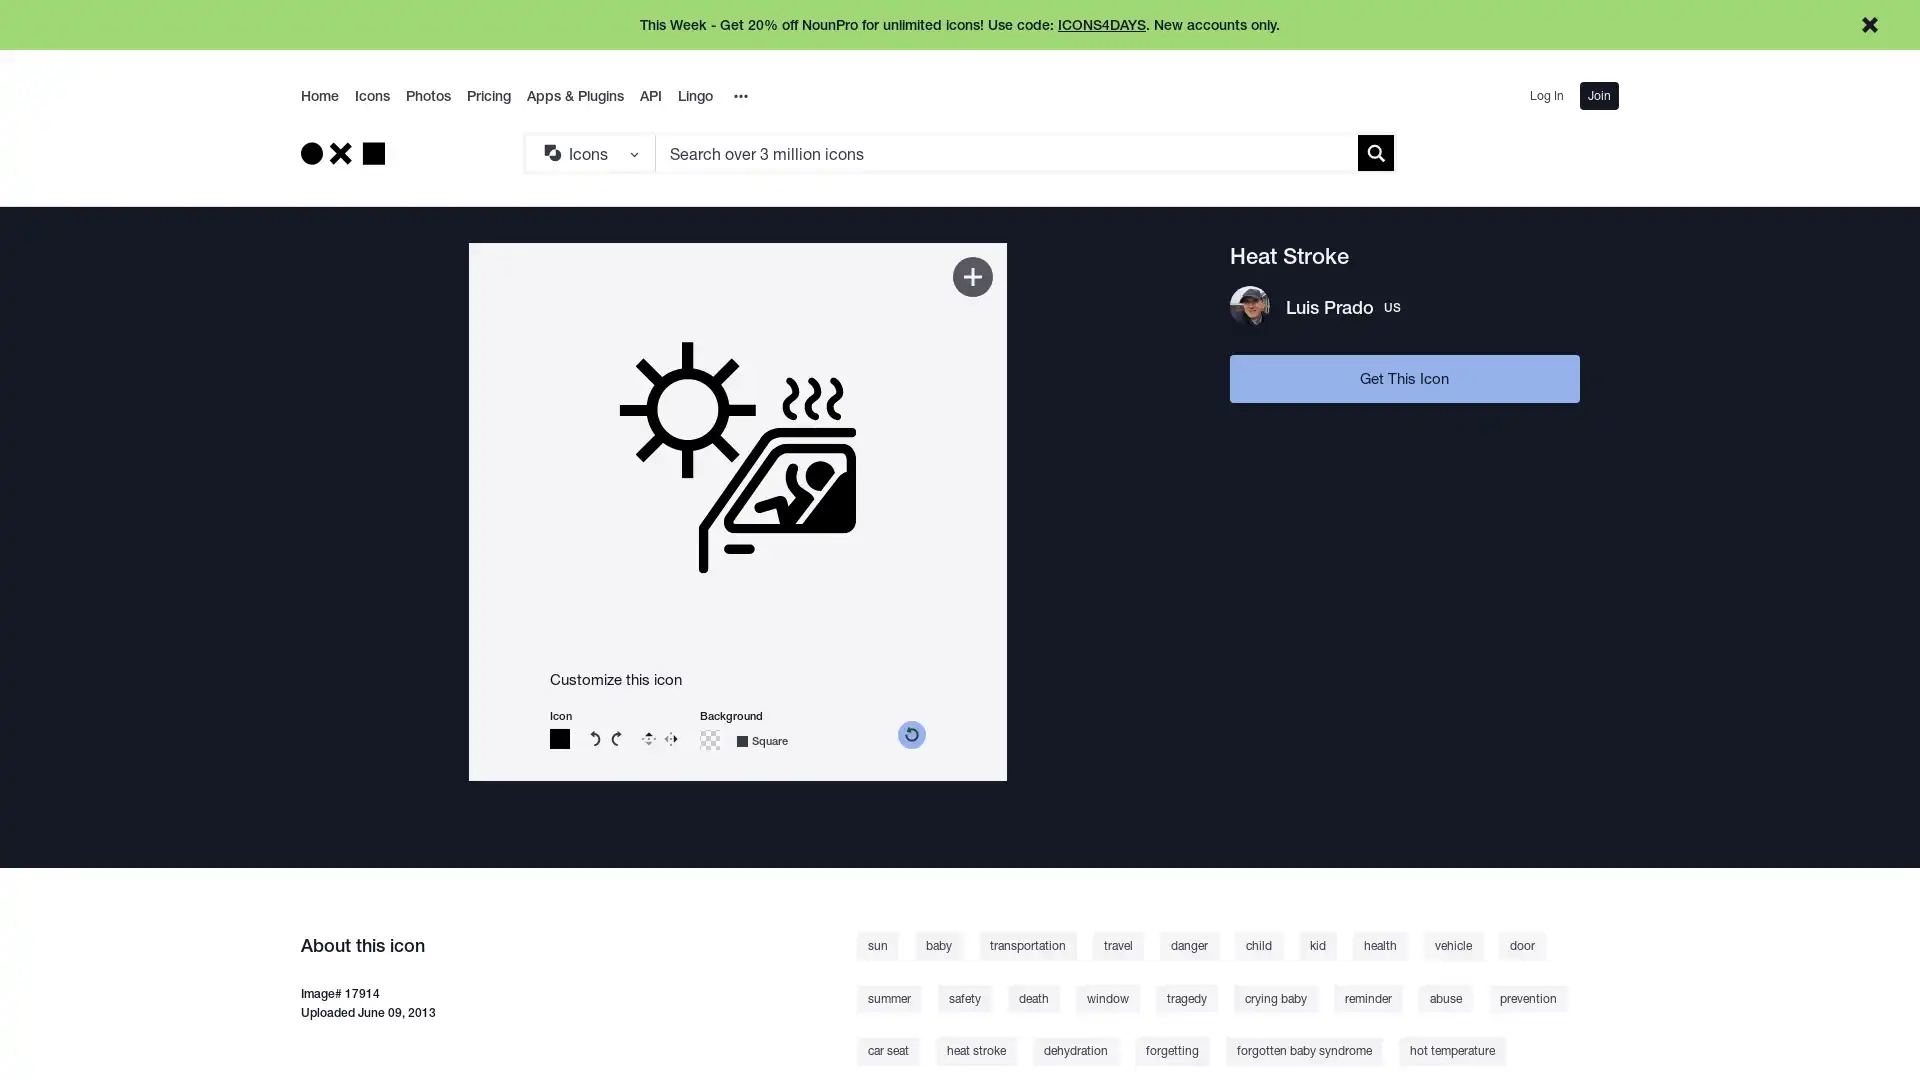  Describe the element at coordinates (1598, 96) in the screenshot. I see `Join` at that location.